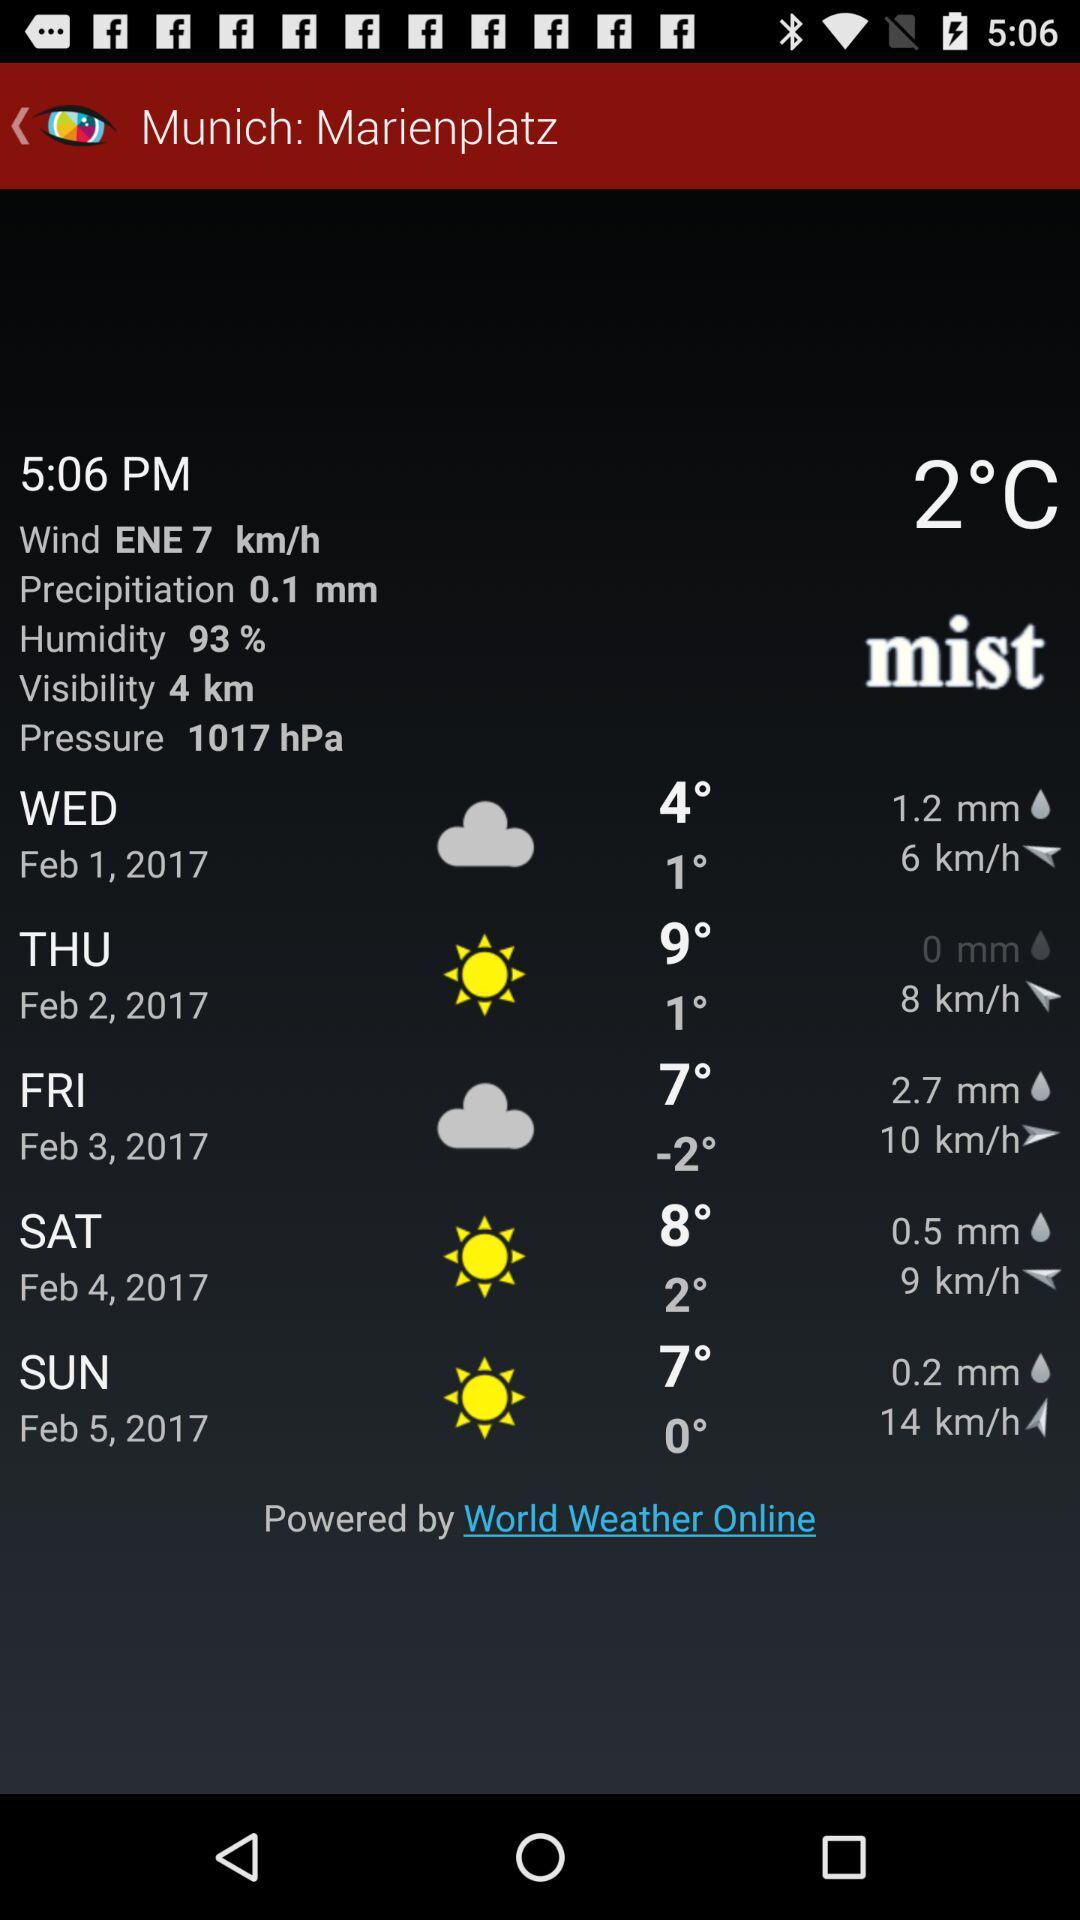  What do you see at coordinates (485, 1112) in the screenshot?
I see `the icon which is next to the feb 3 2017` at bounding box center [485, 1112].